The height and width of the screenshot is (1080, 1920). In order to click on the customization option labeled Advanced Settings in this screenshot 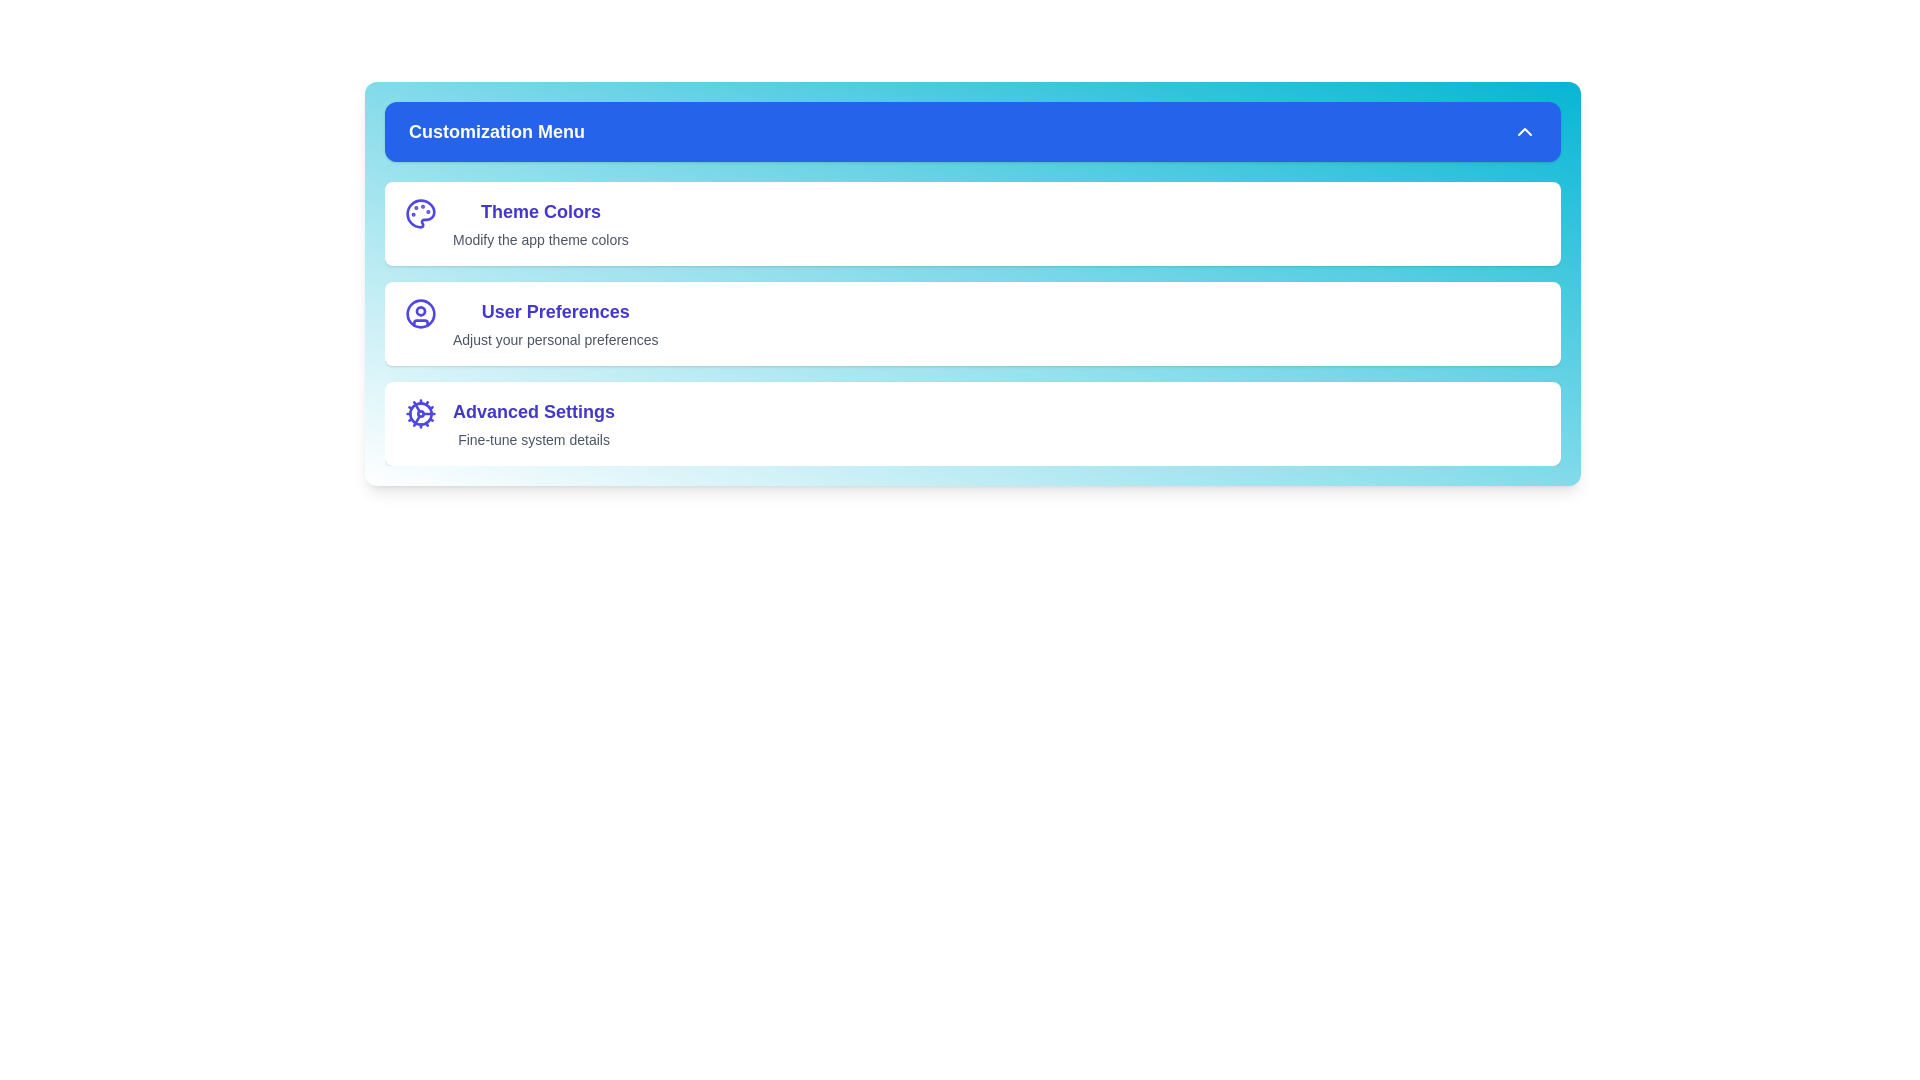, I will do `click(973, 423)`.